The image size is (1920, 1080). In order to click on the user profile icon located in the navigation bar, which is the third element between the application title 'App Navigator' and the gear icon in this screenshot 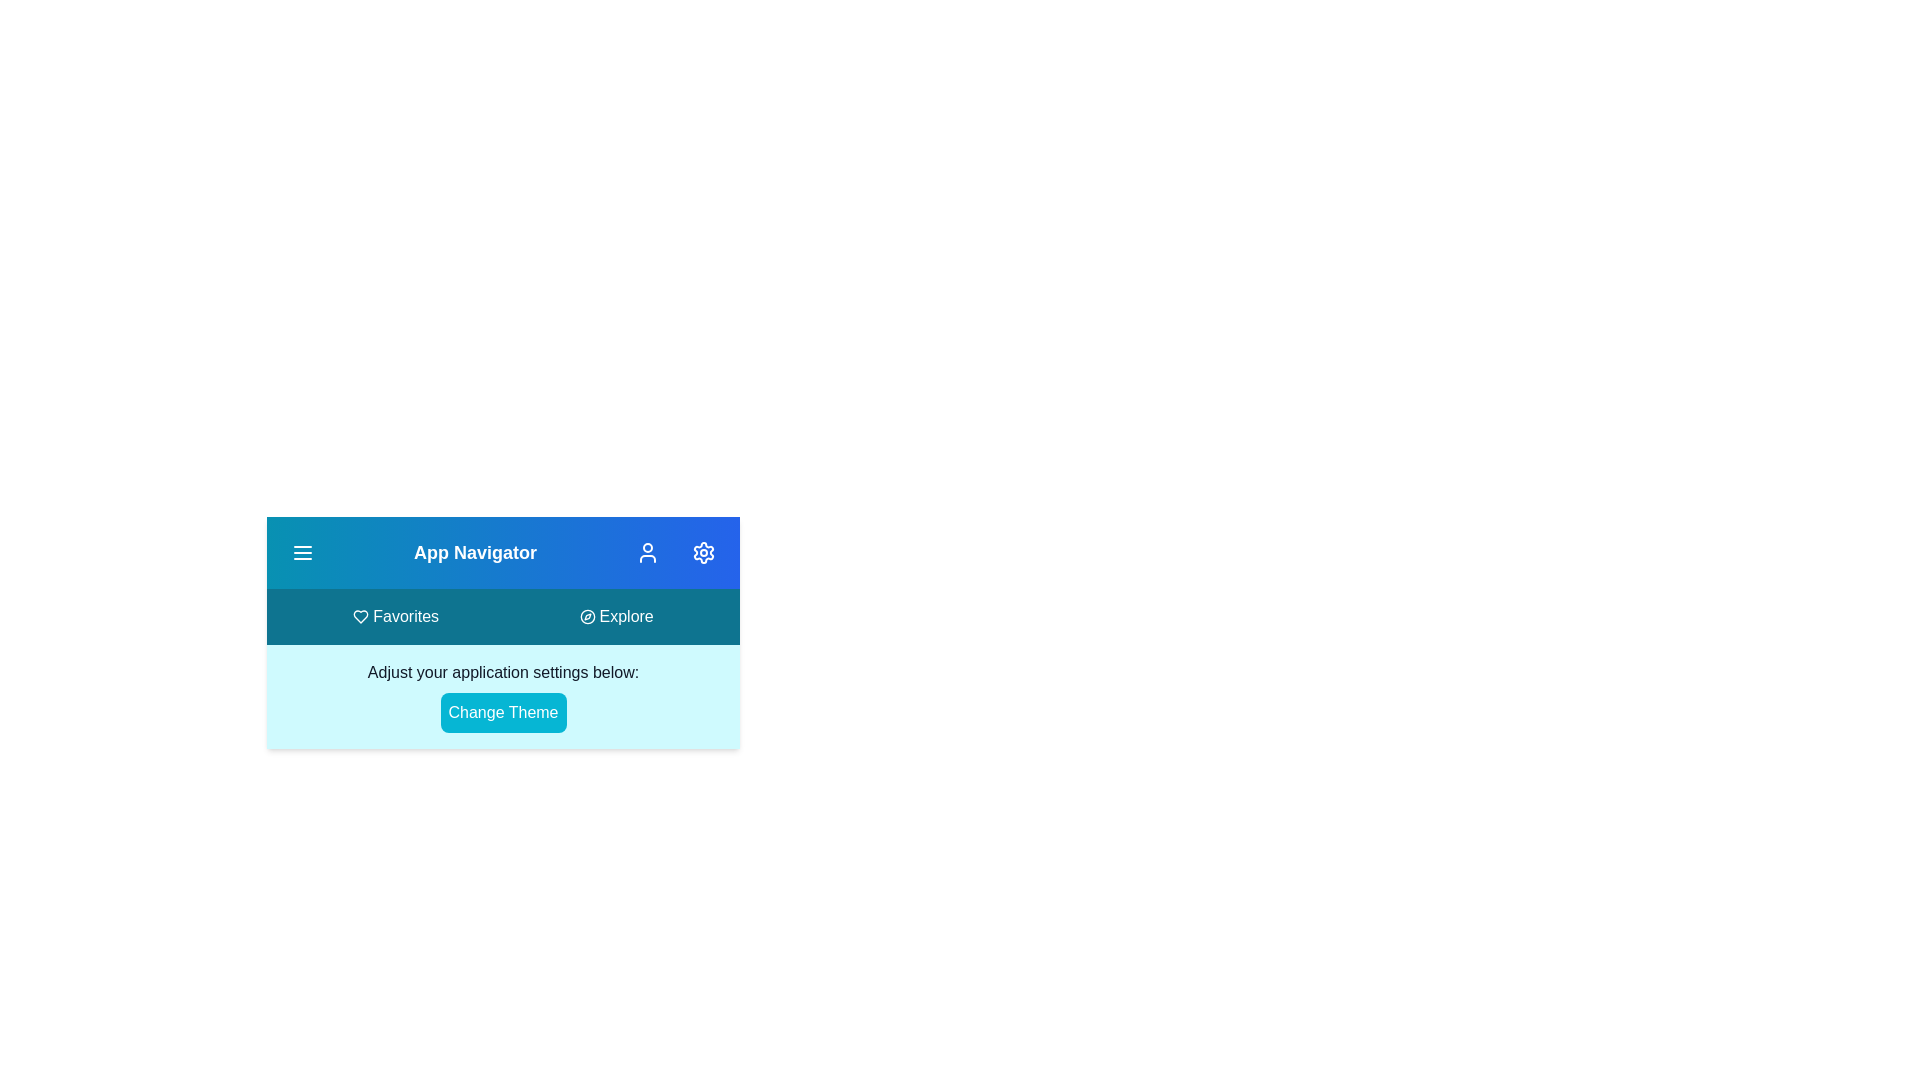, I will do `click(648, 552)`.